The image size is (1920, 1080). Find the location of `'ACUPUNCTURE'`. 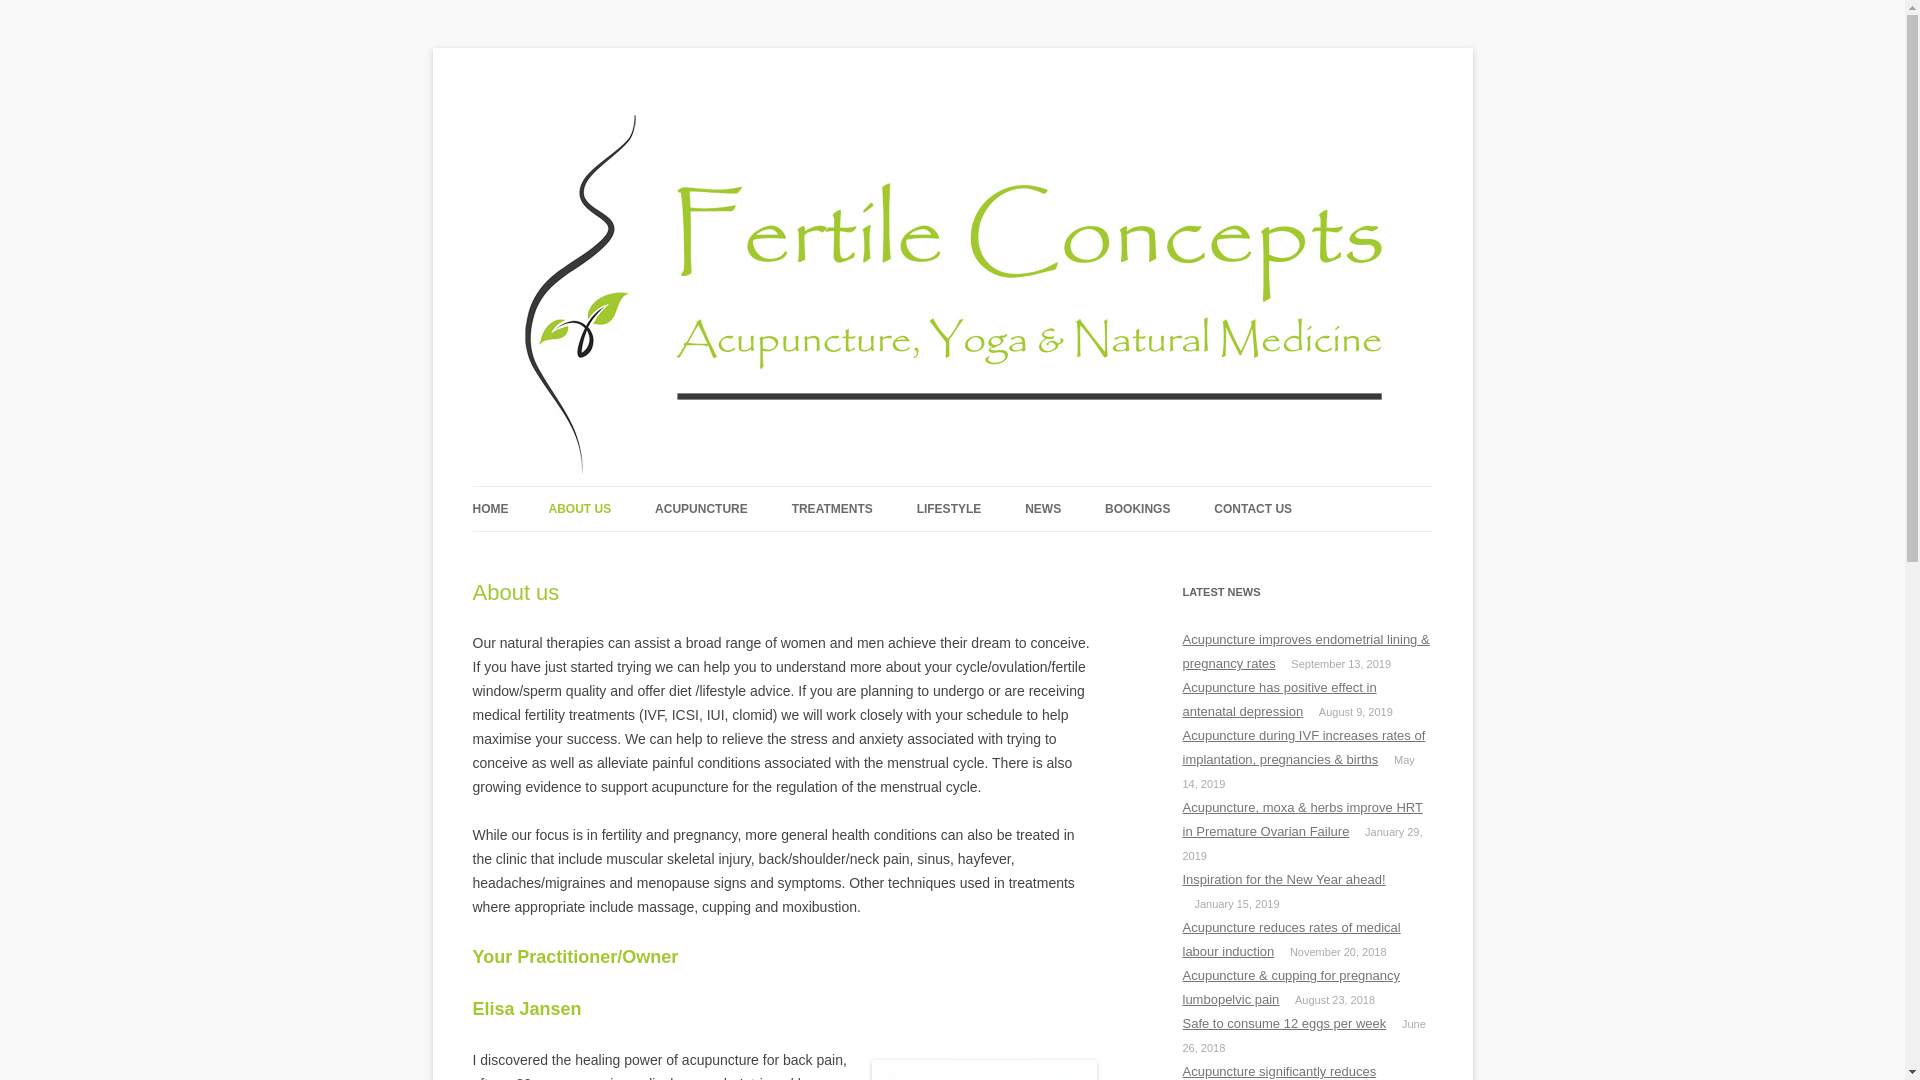

'ACUPUNCTURE' is located at coordinates (701, 508).